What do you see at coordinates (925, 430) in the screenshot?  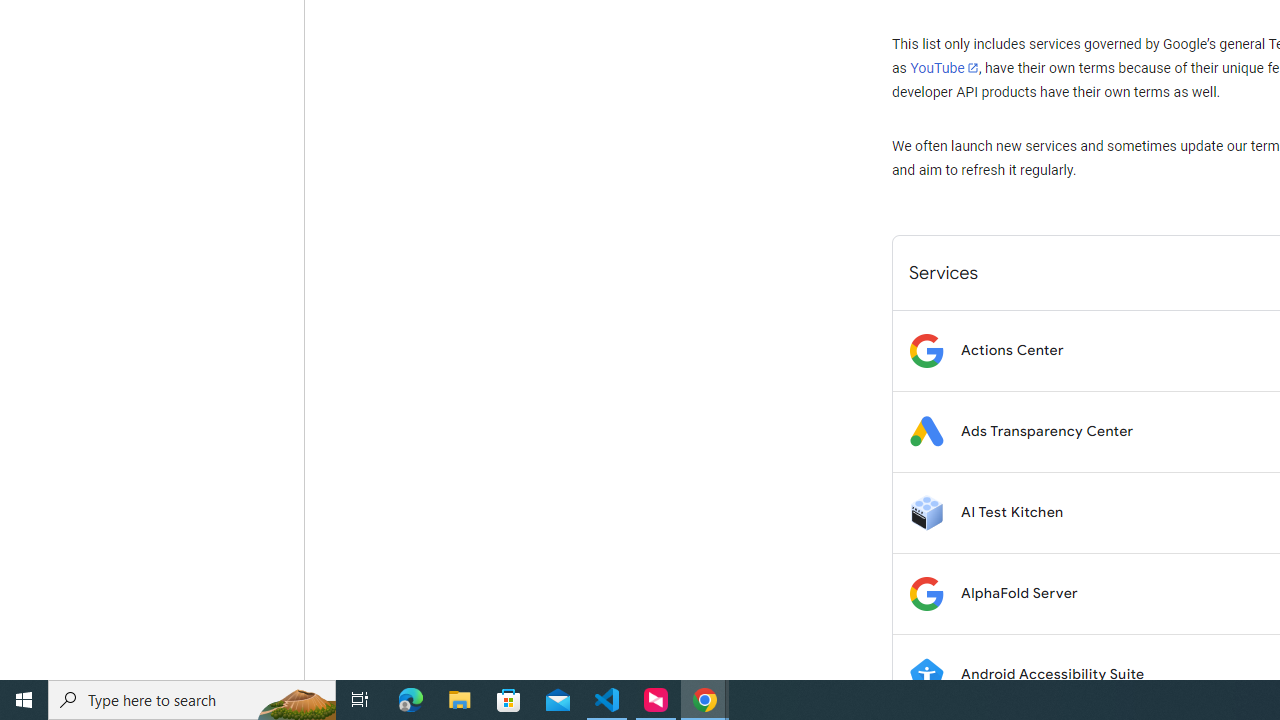 I see `'Logo for Ads Transparency Center'` at bounding box center [925, 430].